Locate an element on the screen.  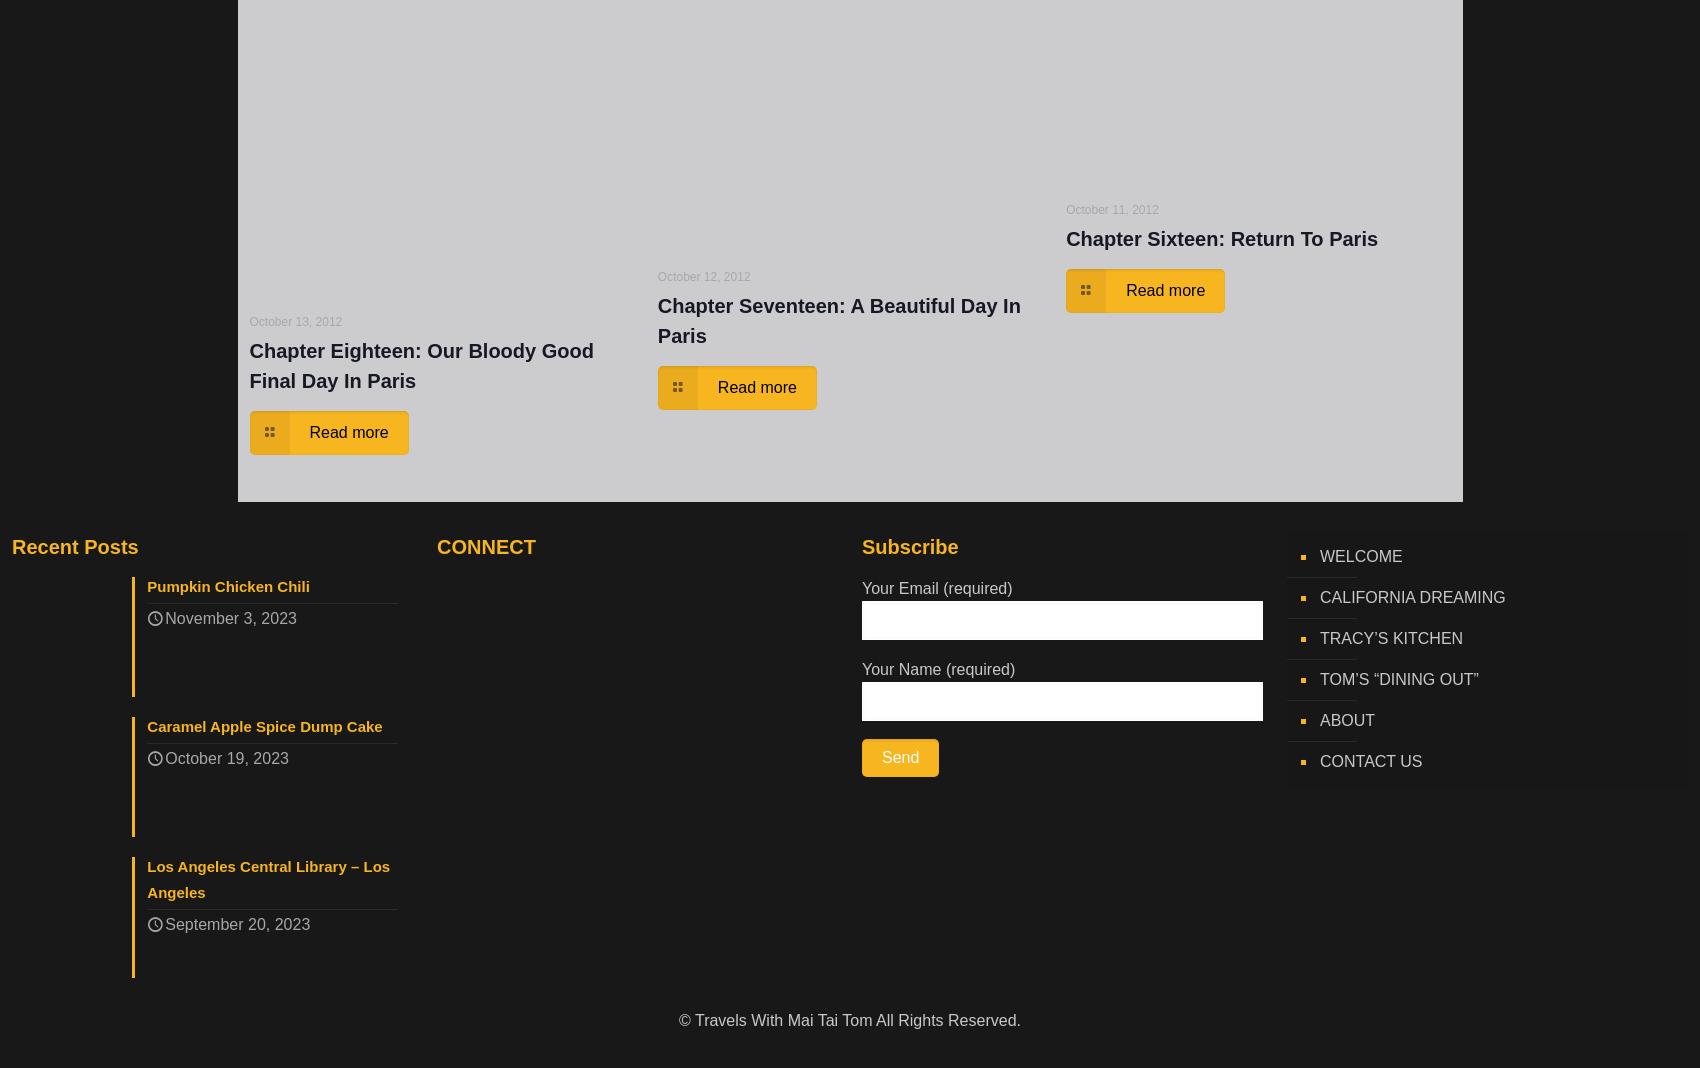
'Pumpkin Chicken Chili' is located at coordinates (227, 586).